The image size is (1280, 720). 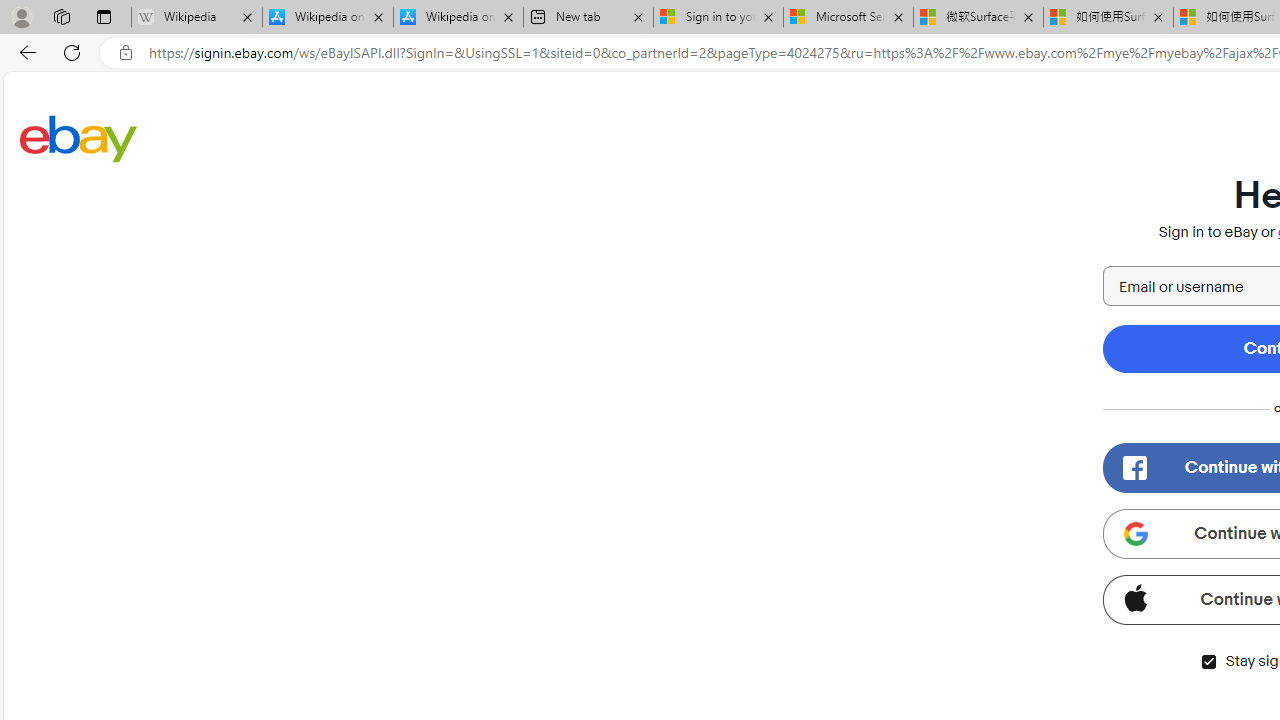 What do you see at coordinates (78, 137) in the screenshot?
I see `'eBay Home'` at bounding box center [78, 137].